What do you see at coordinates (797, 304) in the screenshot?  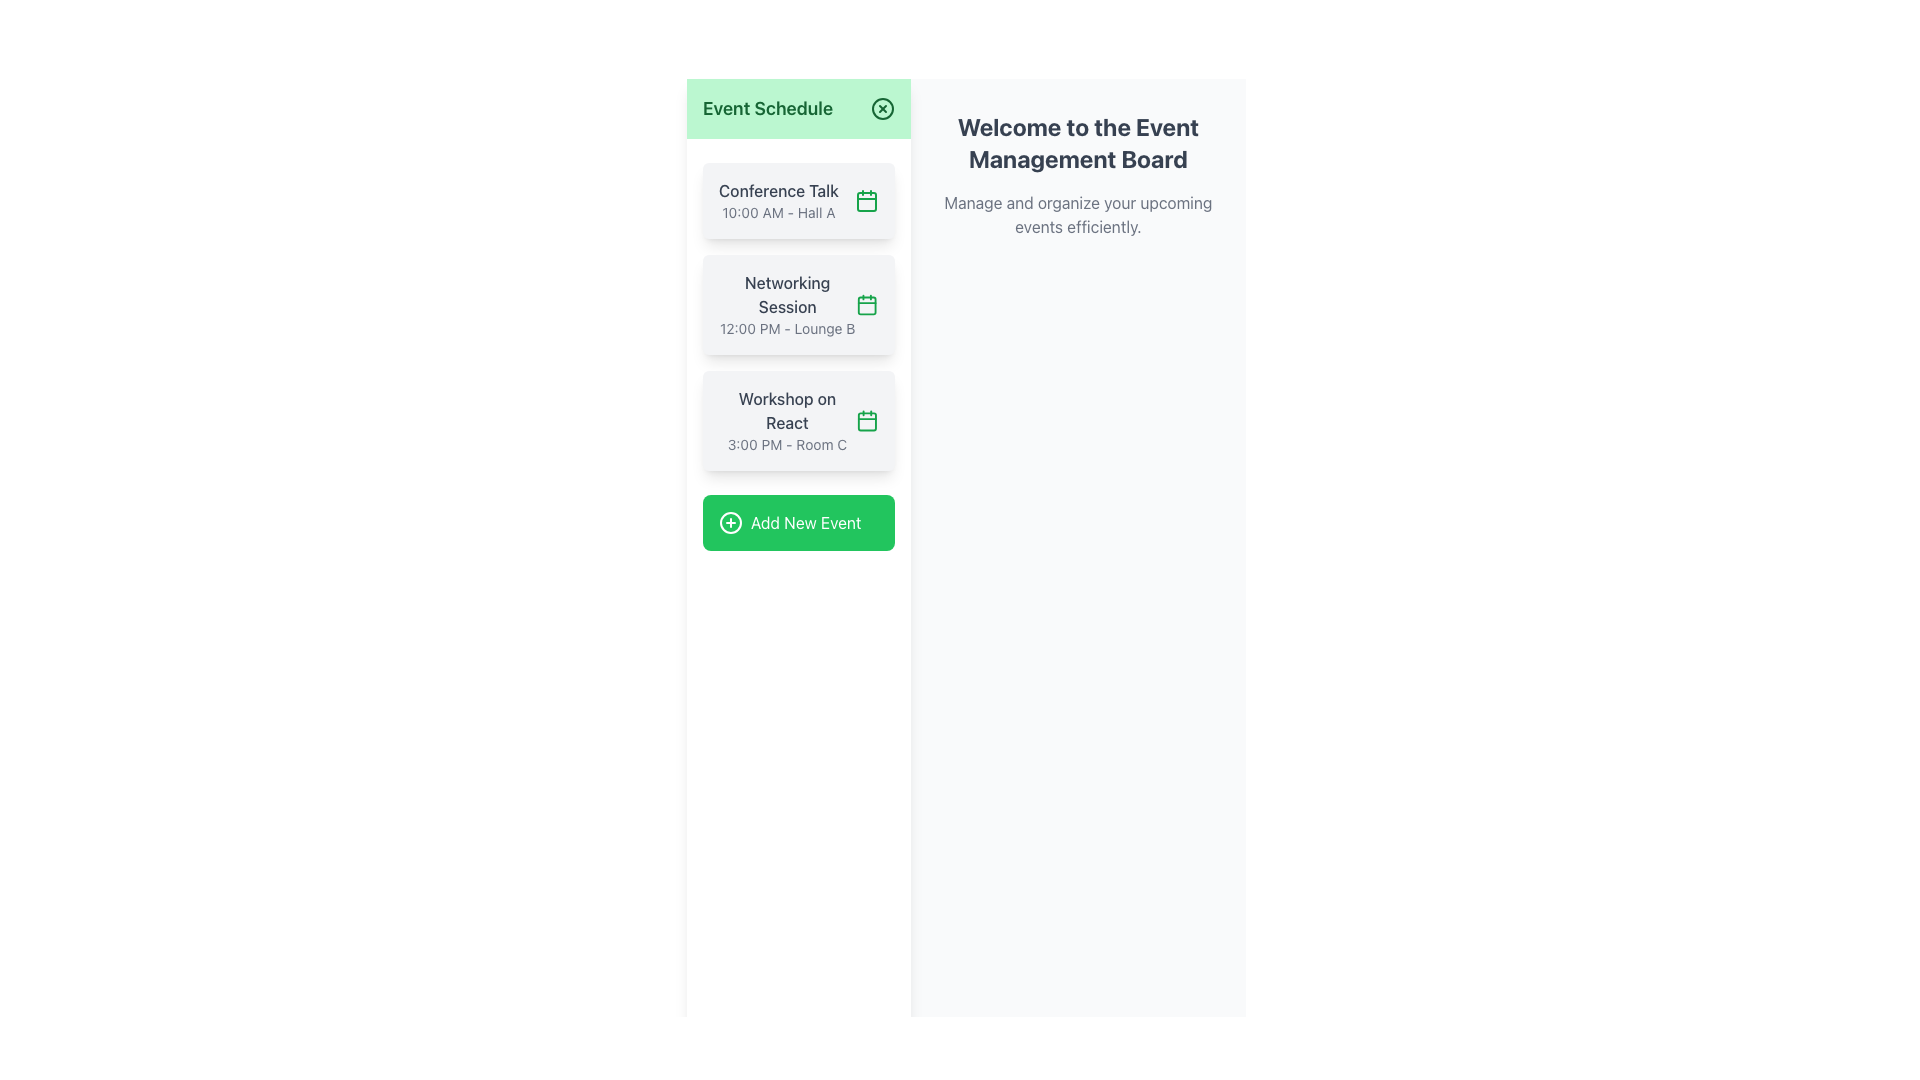 I see `the second Informational Card in the Event Schedule section` at bounding box center [797, 304].